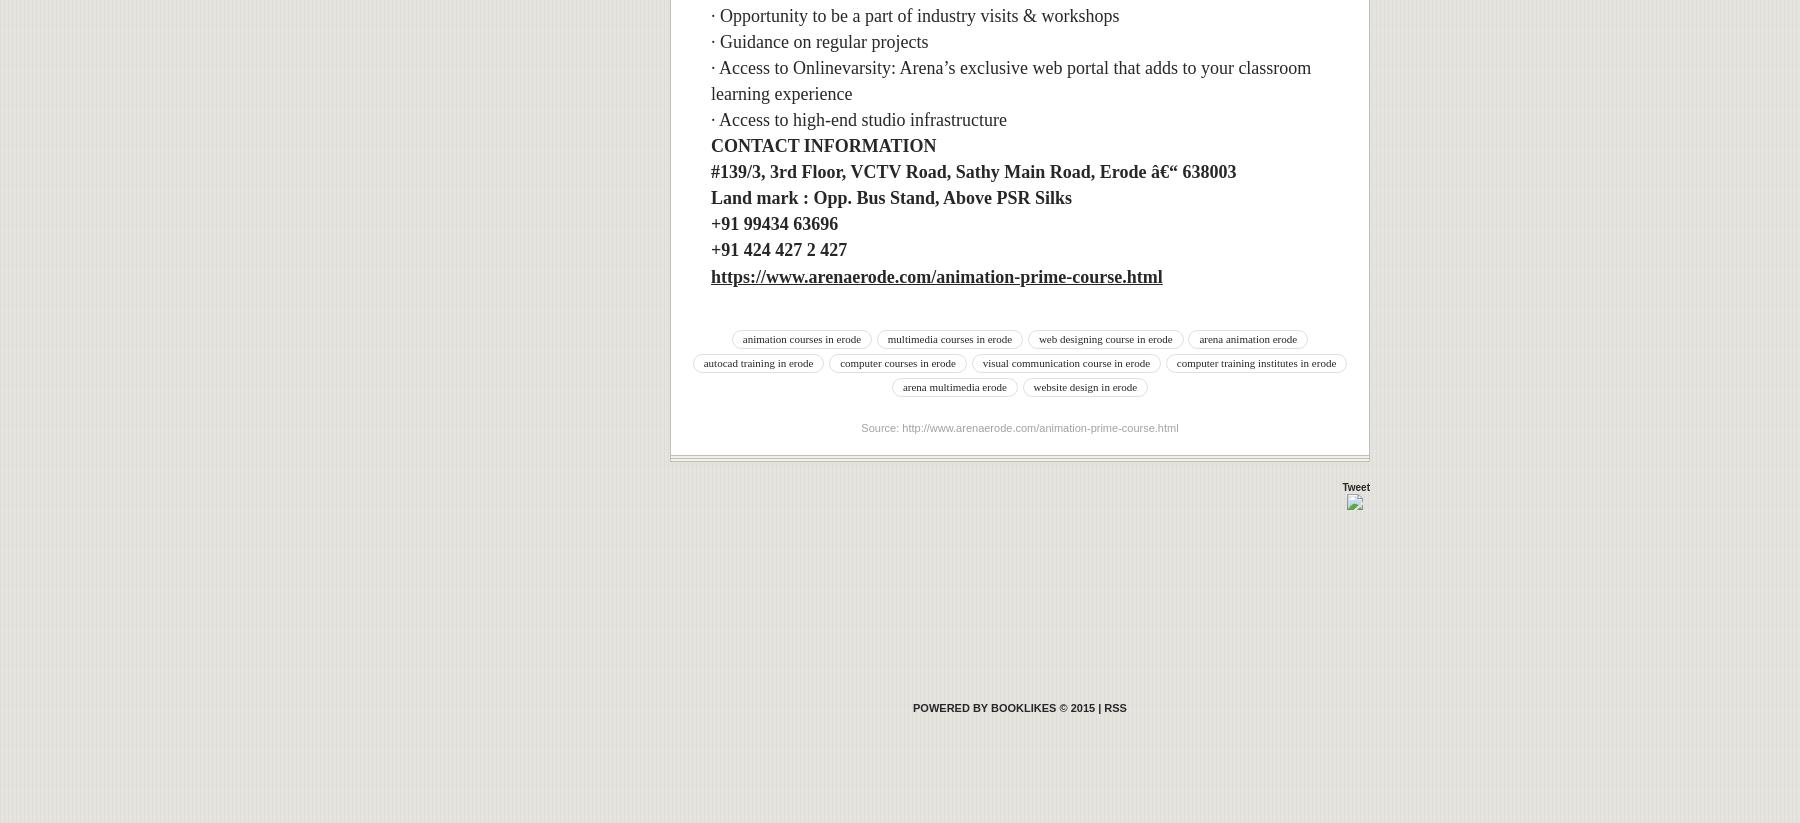 Image resolution: width=1800 pixels, height=823 pixels. Describe the element at coordinates (801, 338) in the screenshot. I see `'animation courses in erode'` at that location.